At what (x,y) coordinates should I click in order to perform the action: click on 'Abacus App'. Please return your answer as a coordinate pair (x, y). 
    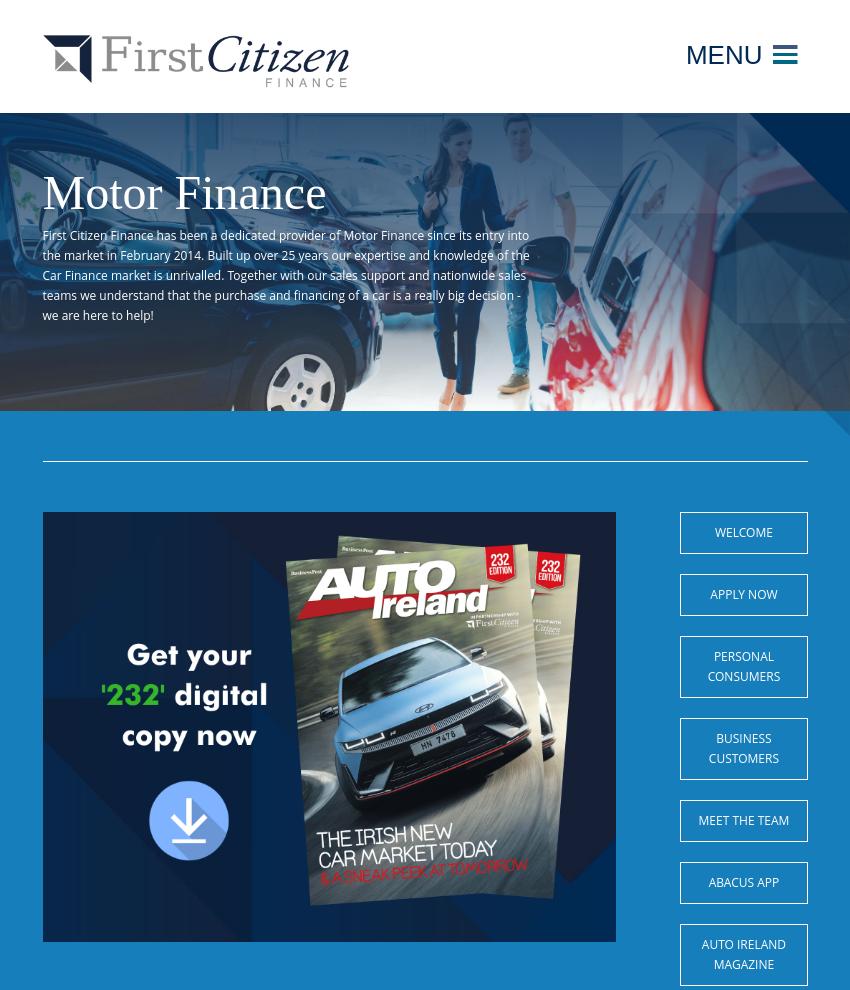
    Looking at the image, I should click on (743, 882).